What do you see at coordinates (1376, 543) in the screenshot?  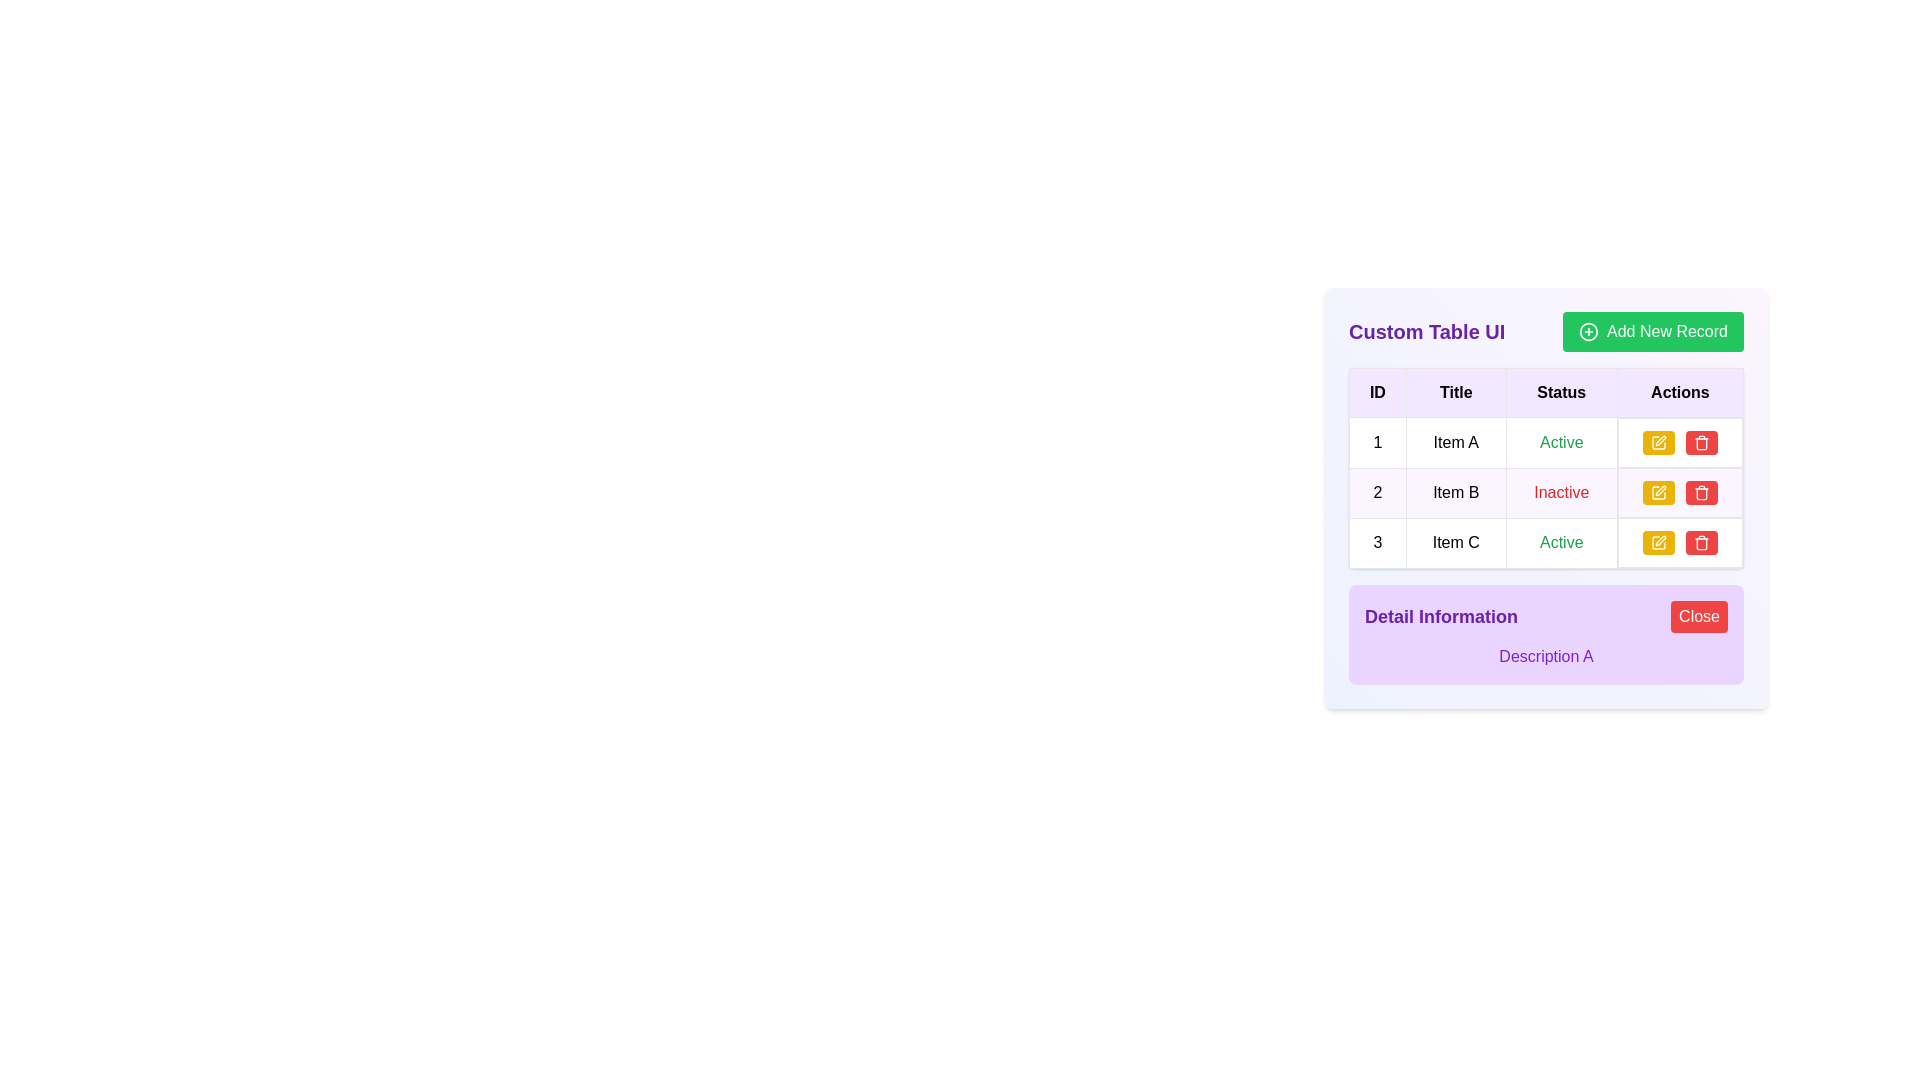 I see `displayed text from the Text component located in the third row under the first column of the table, representing the unique ID of the associated record` at bounding box center [1376, 543].